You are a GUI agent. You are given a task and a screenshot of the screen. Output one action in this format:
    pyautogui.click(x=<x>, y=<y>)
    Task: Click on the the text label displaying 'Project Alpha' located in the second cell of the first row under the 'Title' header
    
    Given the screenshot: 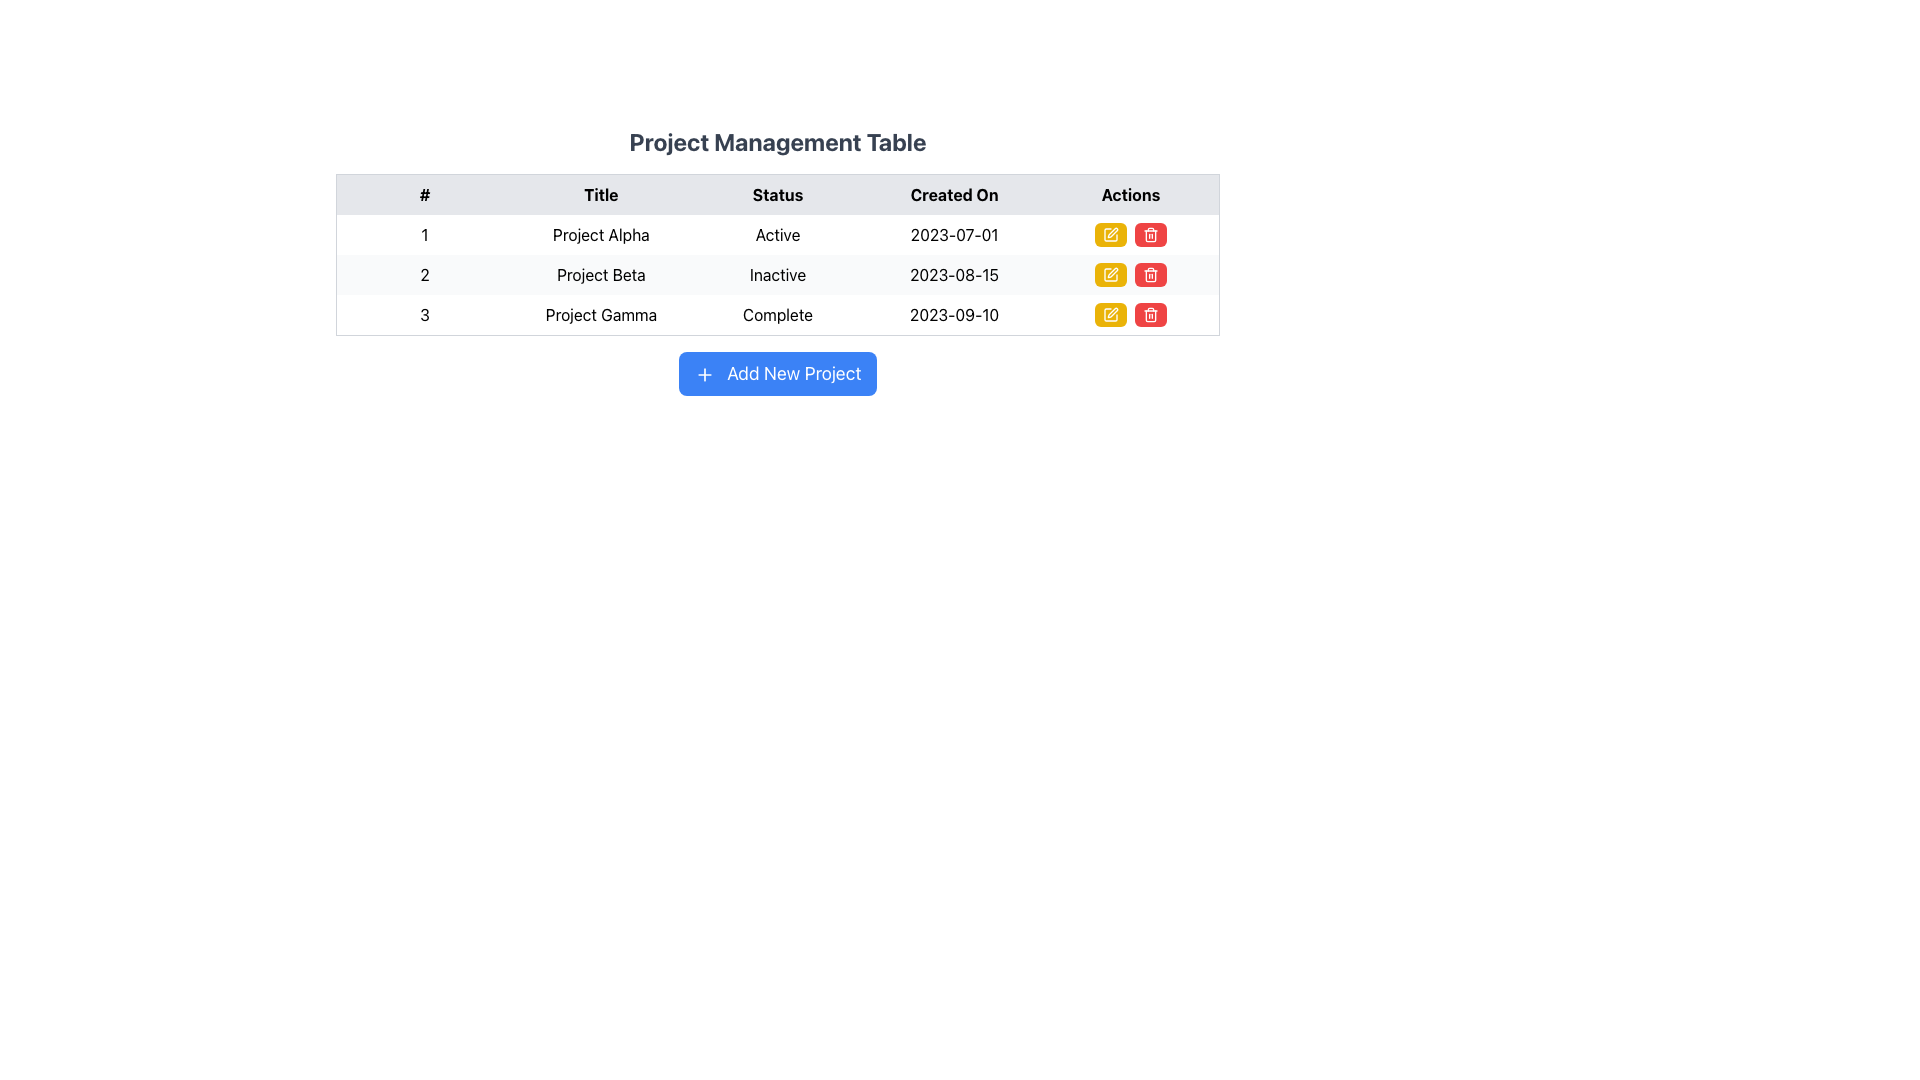 What is the action you would take?
    pyautogui.click(x=600, y=234)
    